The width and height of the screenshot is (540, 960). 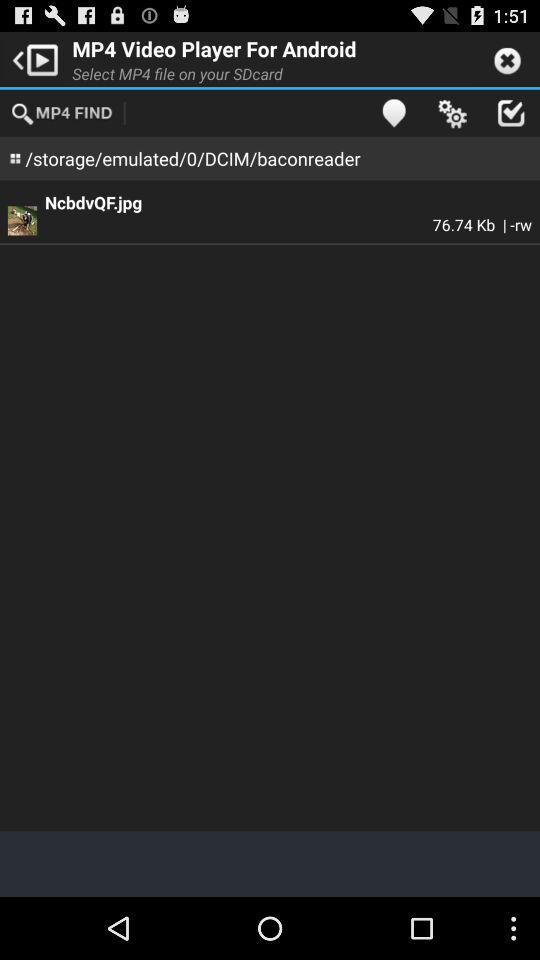 I want to click on the location icon, so click(x=393, y=120).